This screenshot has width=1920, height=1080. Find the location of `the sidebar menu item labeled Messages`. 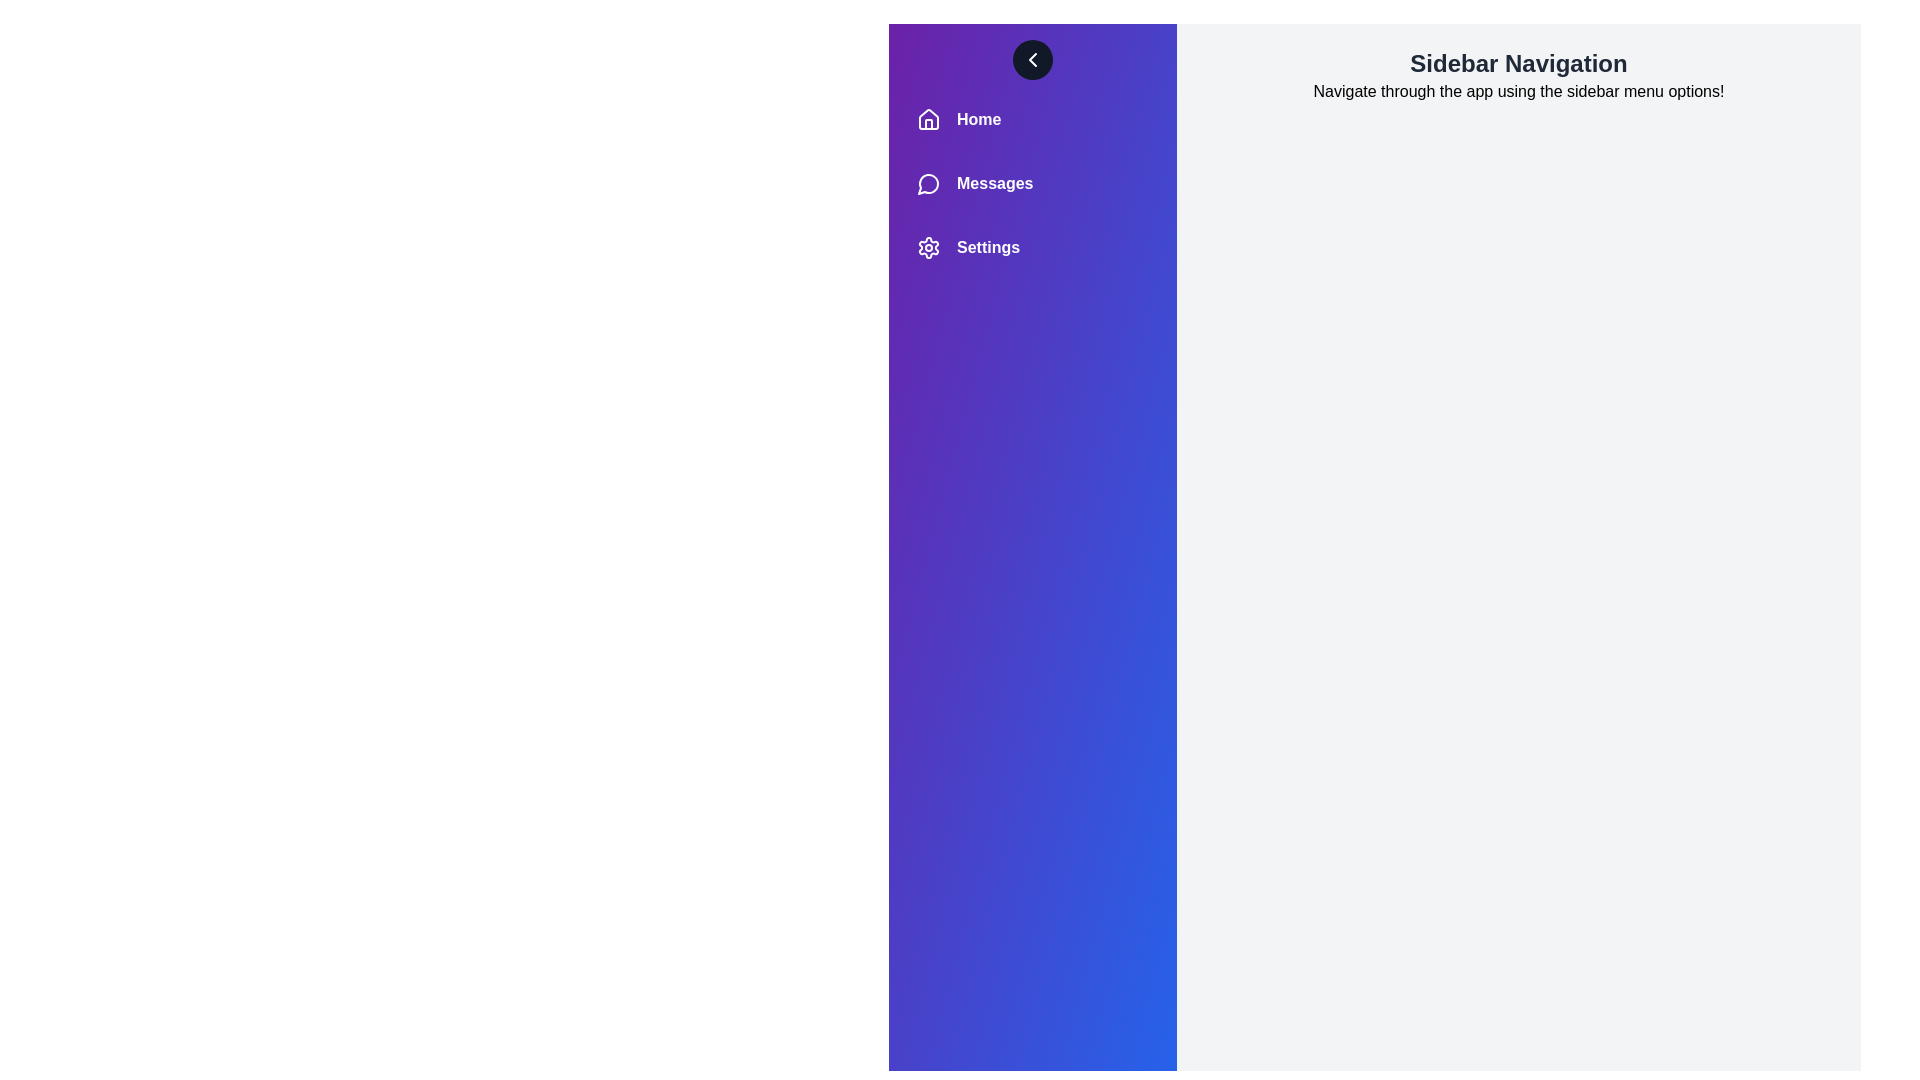

the sidebar menu item labeled Messages is located at coordinates (1032, 184).